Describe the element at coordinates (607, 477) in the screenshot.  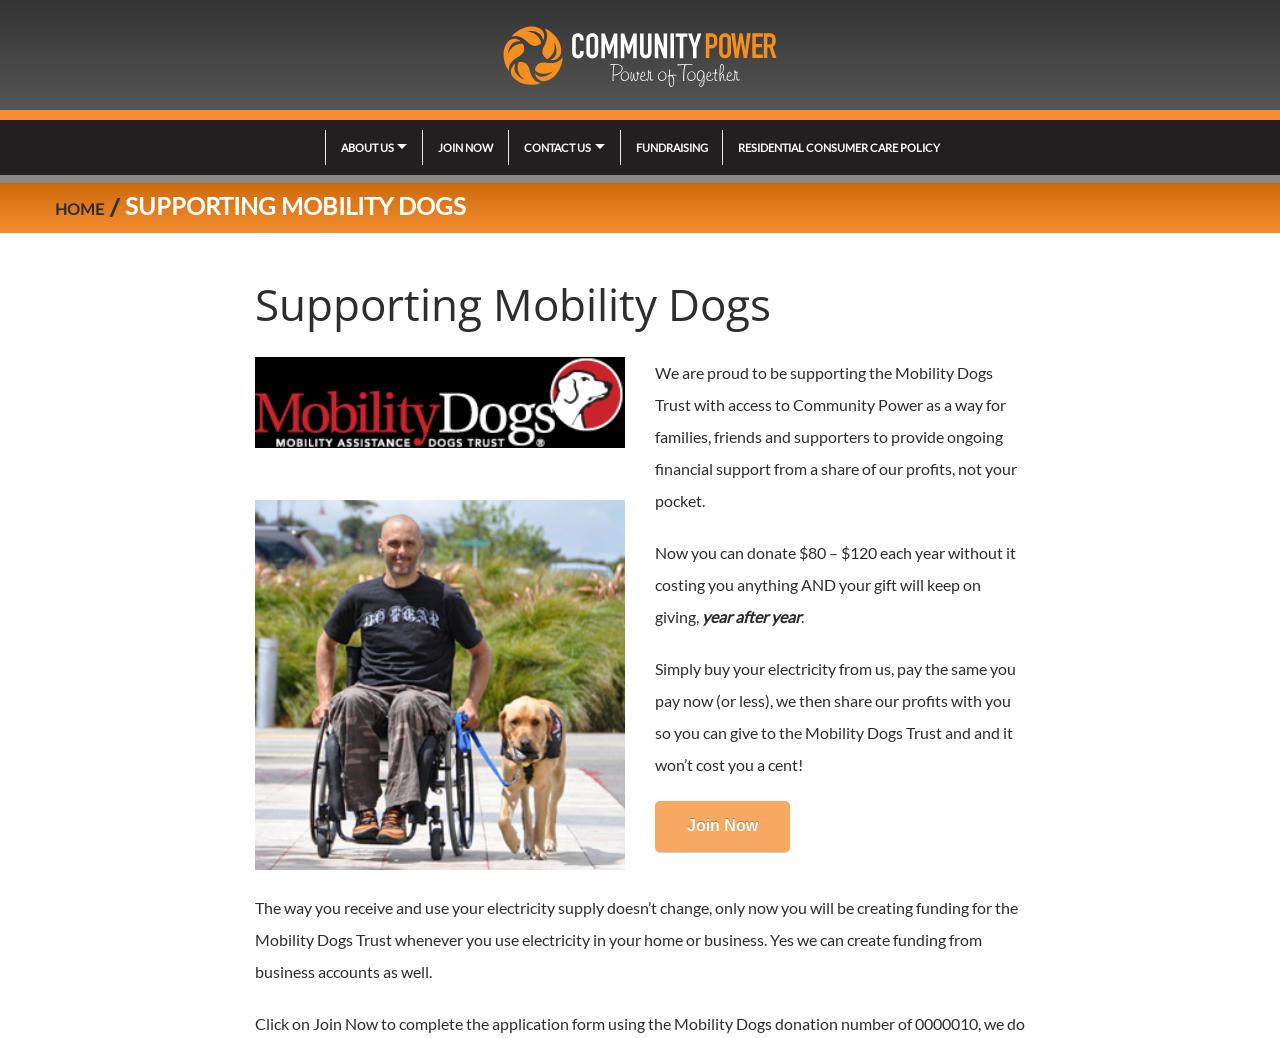
I see `'Additional Fees and Charges'` at that location.